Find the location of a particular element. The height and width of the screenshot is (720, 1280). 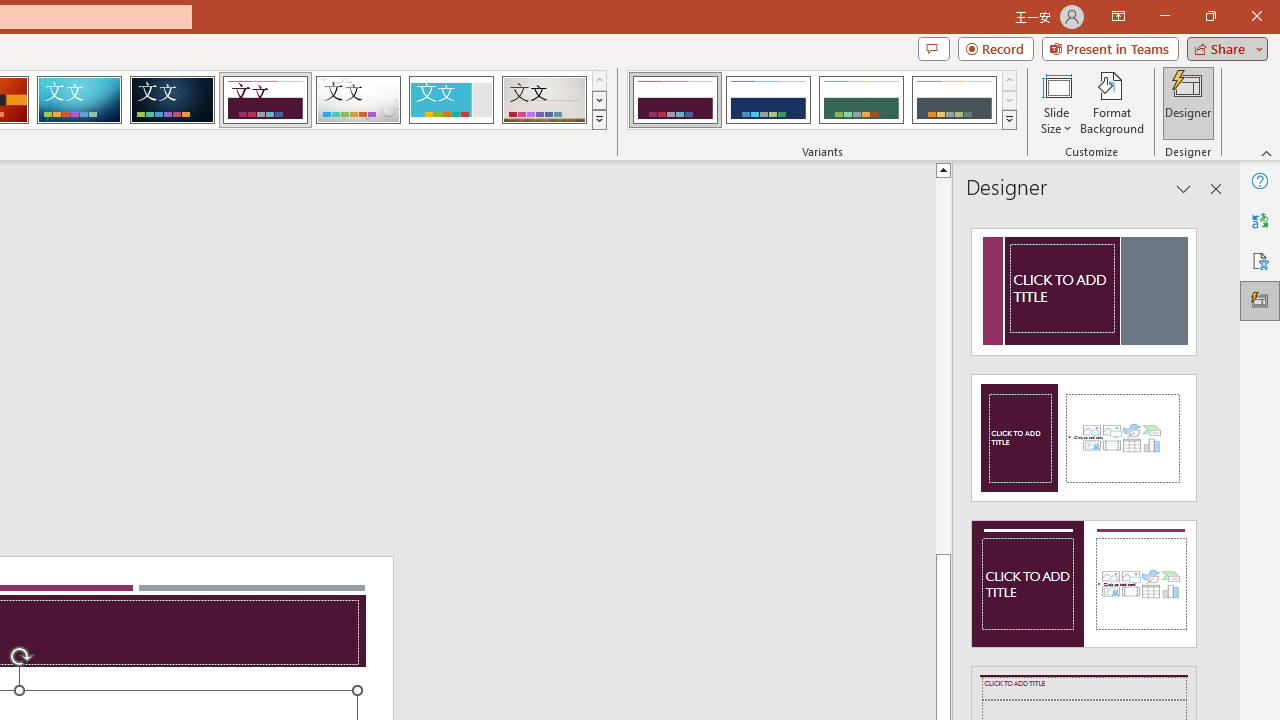

'Slide Size' is located at coordinates (1055, 103).